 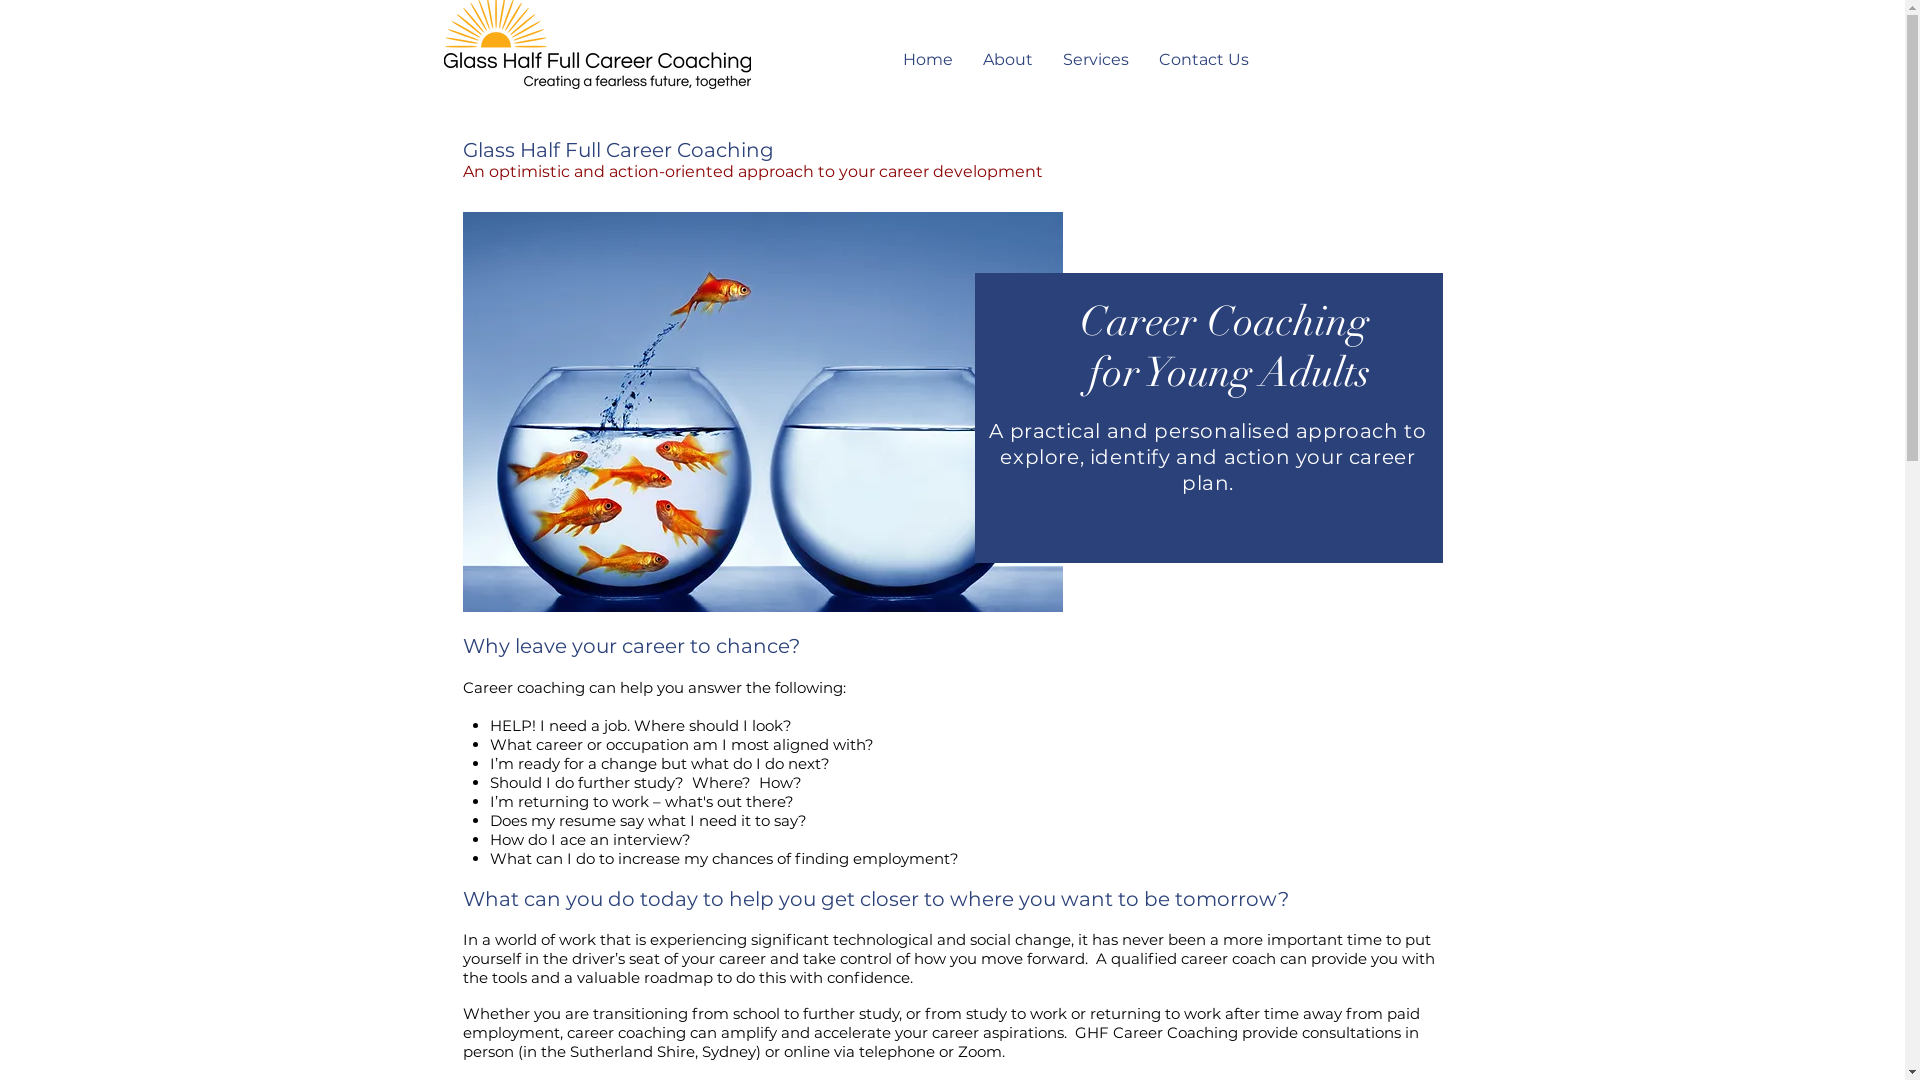 I want to click on 'Home', so click(x=887, y=59).